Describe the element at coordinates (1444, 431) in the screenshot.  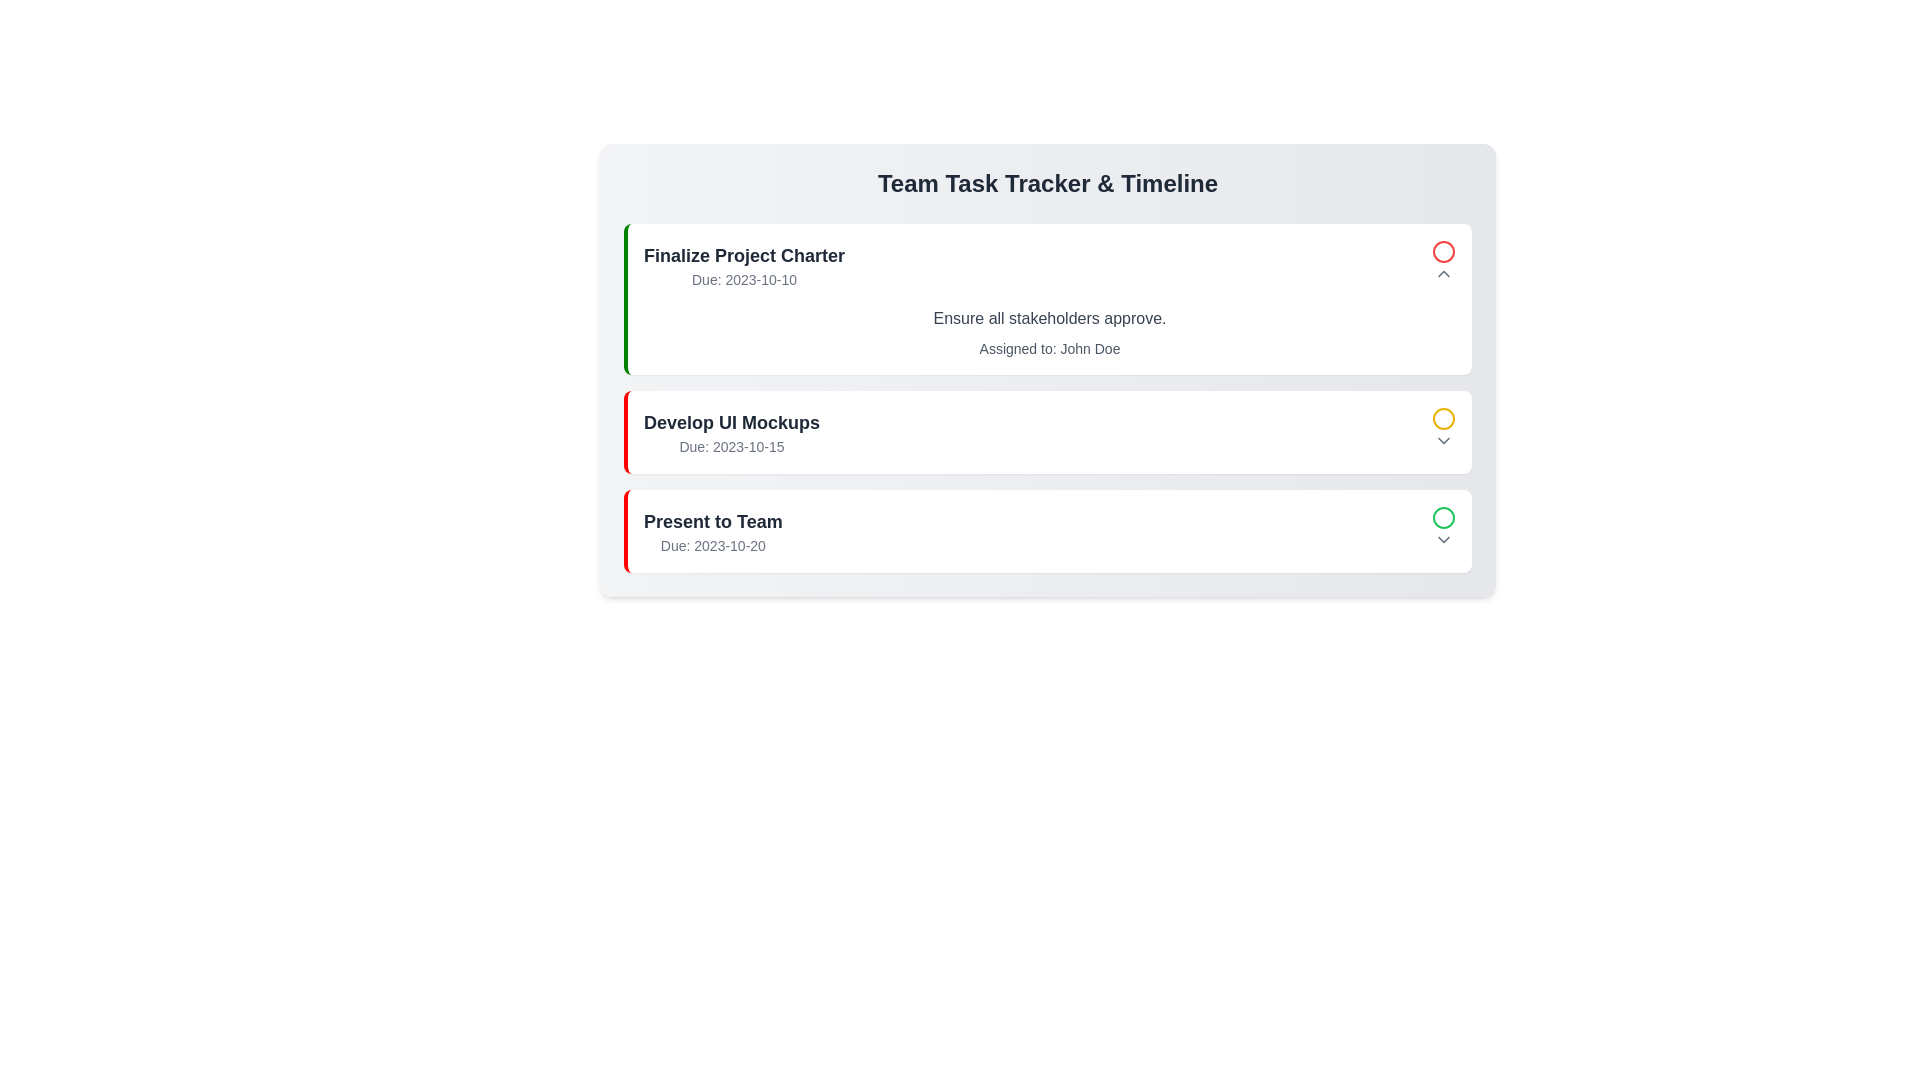
I see `the status indicator and interactive dropdown-like element located to the right of the 'Due: 2023-10-15' text in the 'Develop UI Mockups' row` at that location.